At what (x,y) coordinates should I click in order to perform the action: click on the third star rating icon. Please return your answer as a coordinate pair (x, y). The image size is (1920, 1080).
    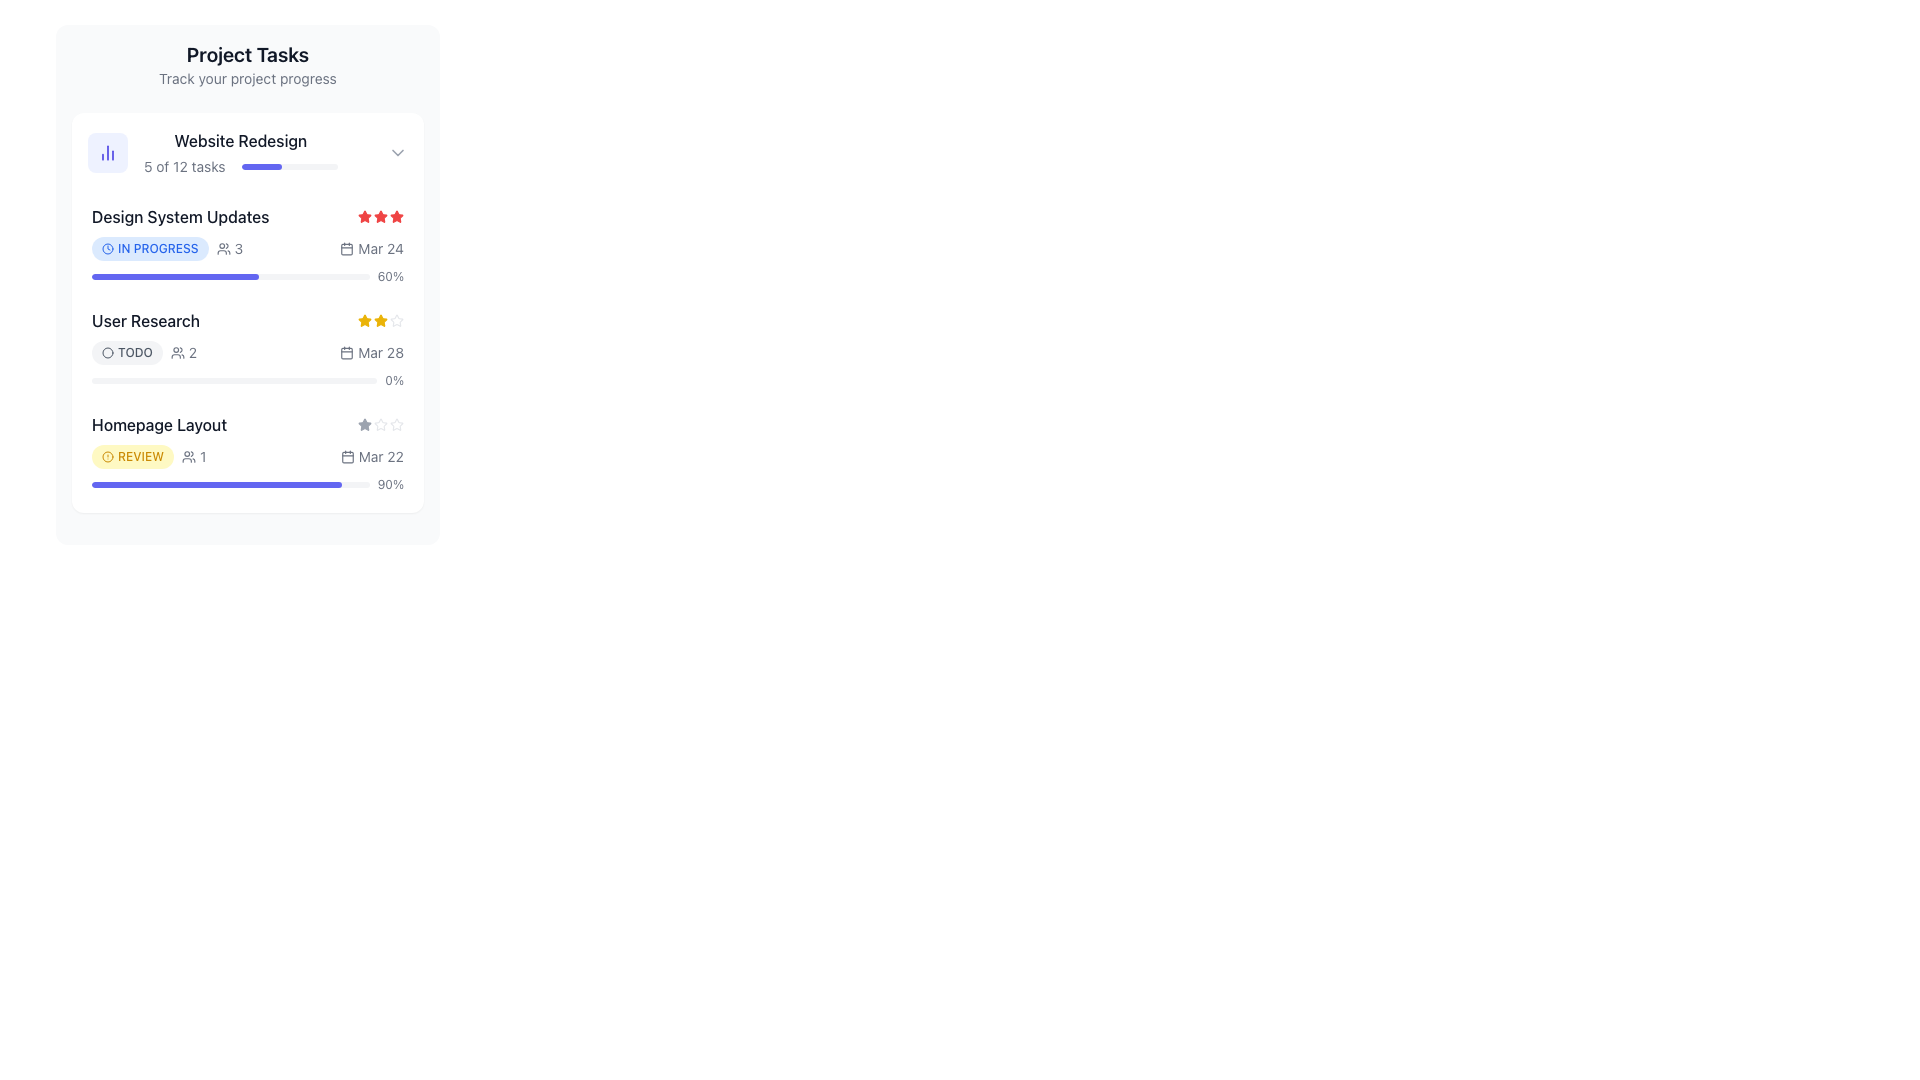
    Looking at the image, I should click on (364, 423).